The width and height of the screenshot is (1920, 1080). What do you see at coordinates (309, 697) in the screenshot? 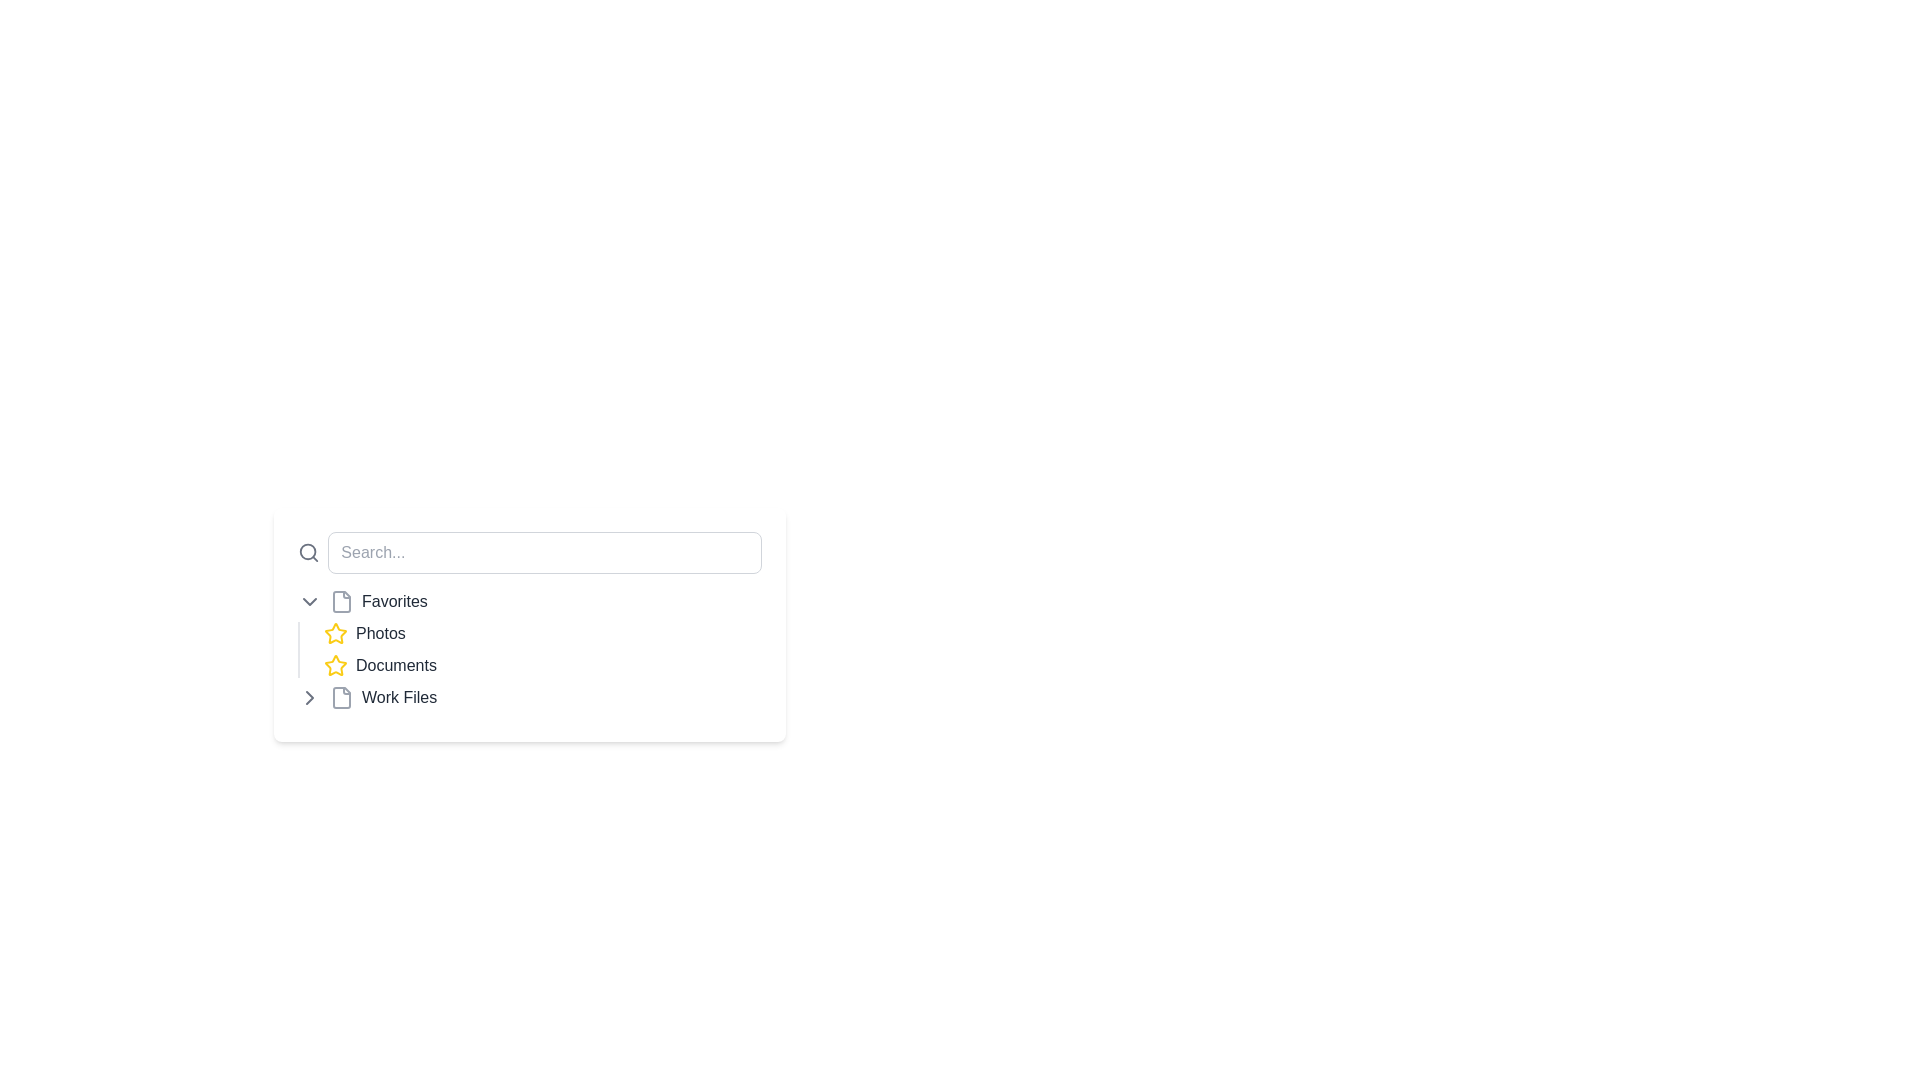
I see `the chevron-shaped icon pointing to the right, located to the left of the 'Work Files' entry in the sidebar menu` at bounding box center [309, 697].